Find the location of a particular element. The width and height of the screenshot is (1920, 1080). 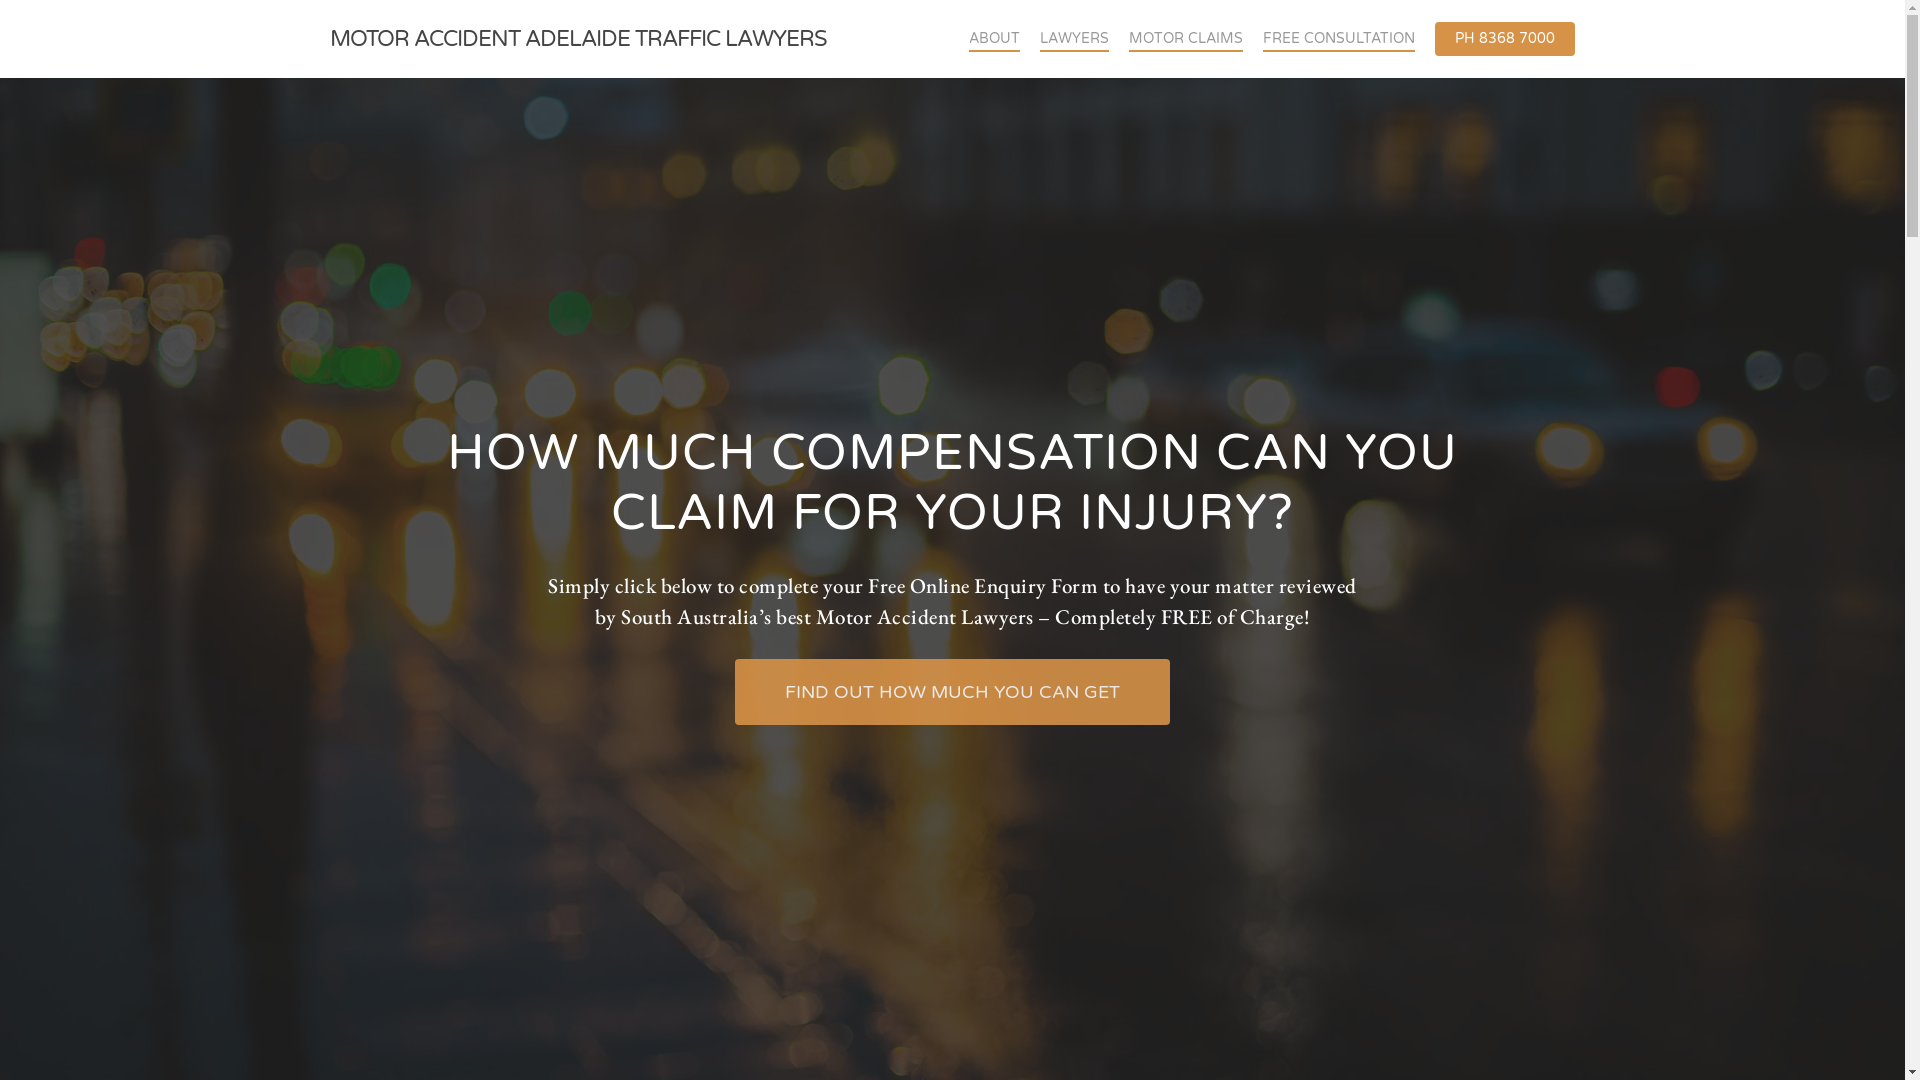

'LAWYERS' is located at coordinates (1073, 38).